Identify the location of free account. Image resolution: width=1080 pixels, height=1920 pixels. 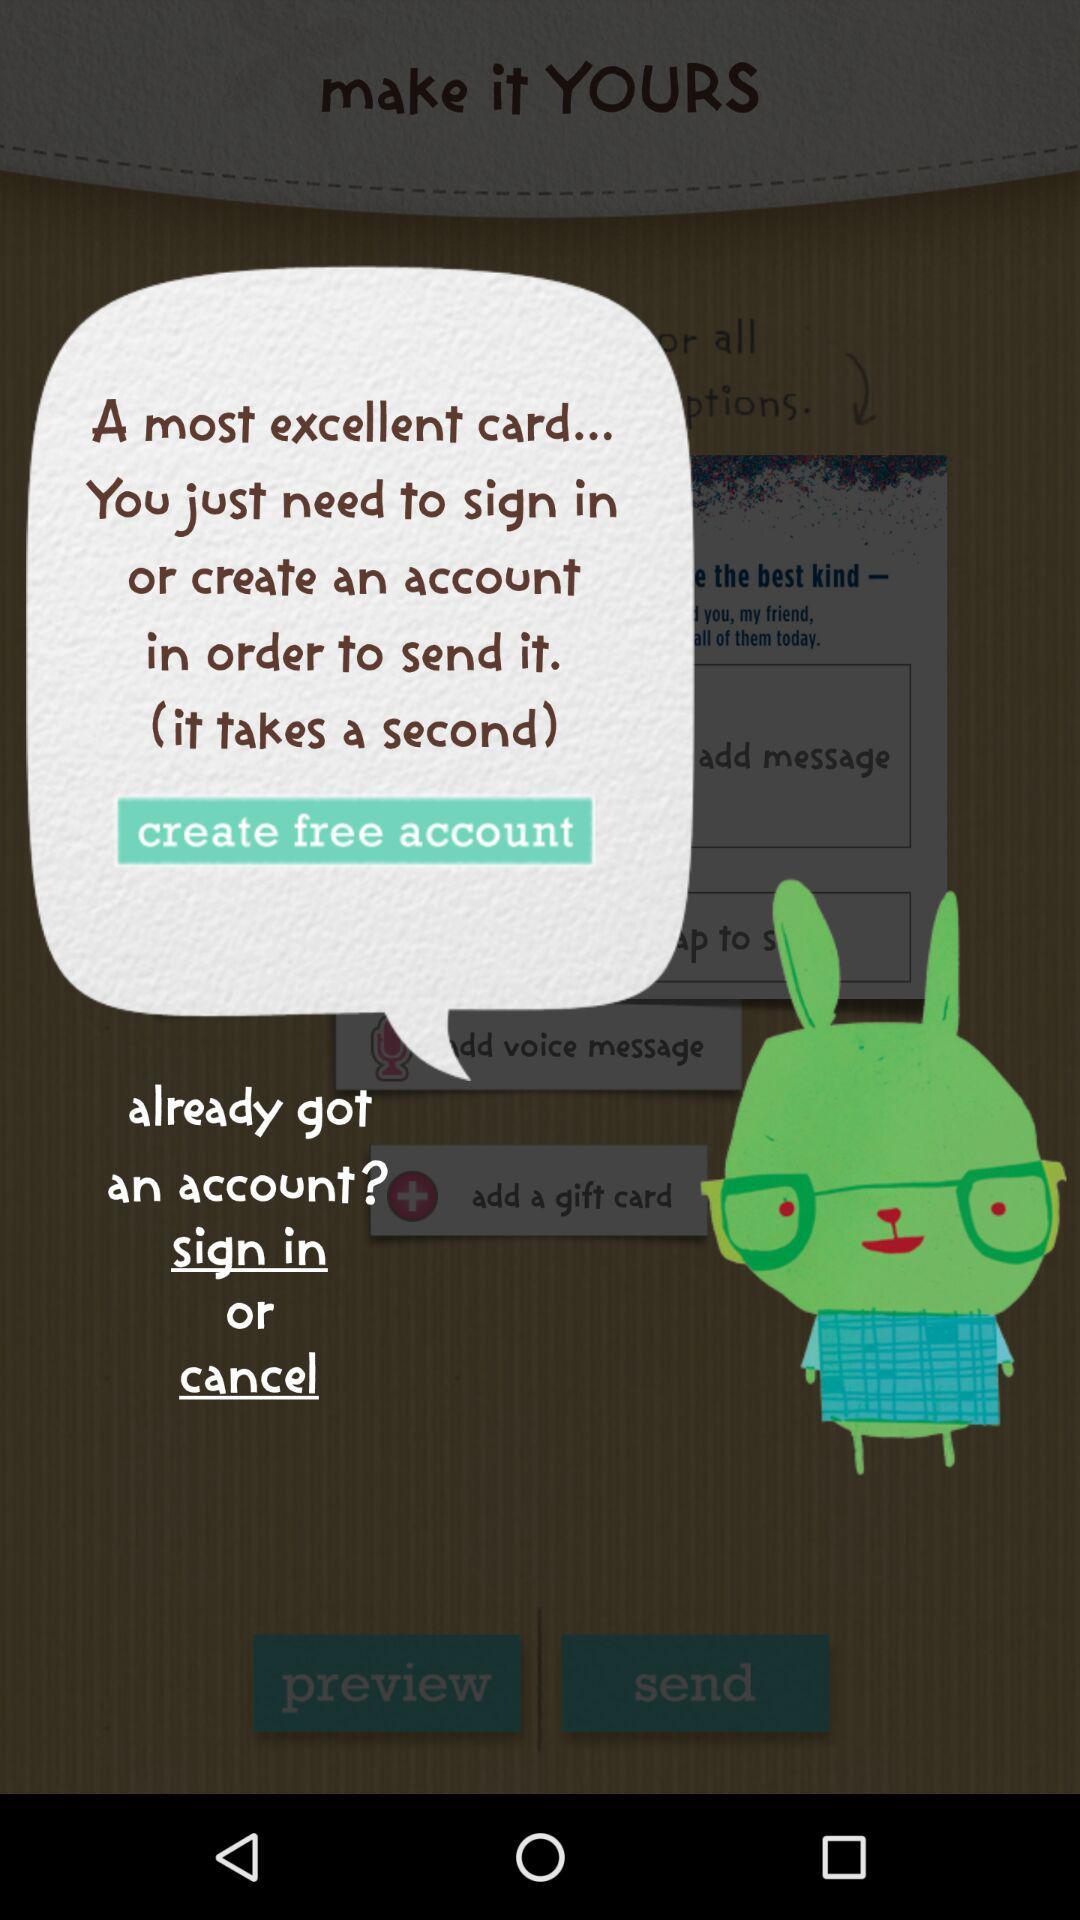
(353, 832).